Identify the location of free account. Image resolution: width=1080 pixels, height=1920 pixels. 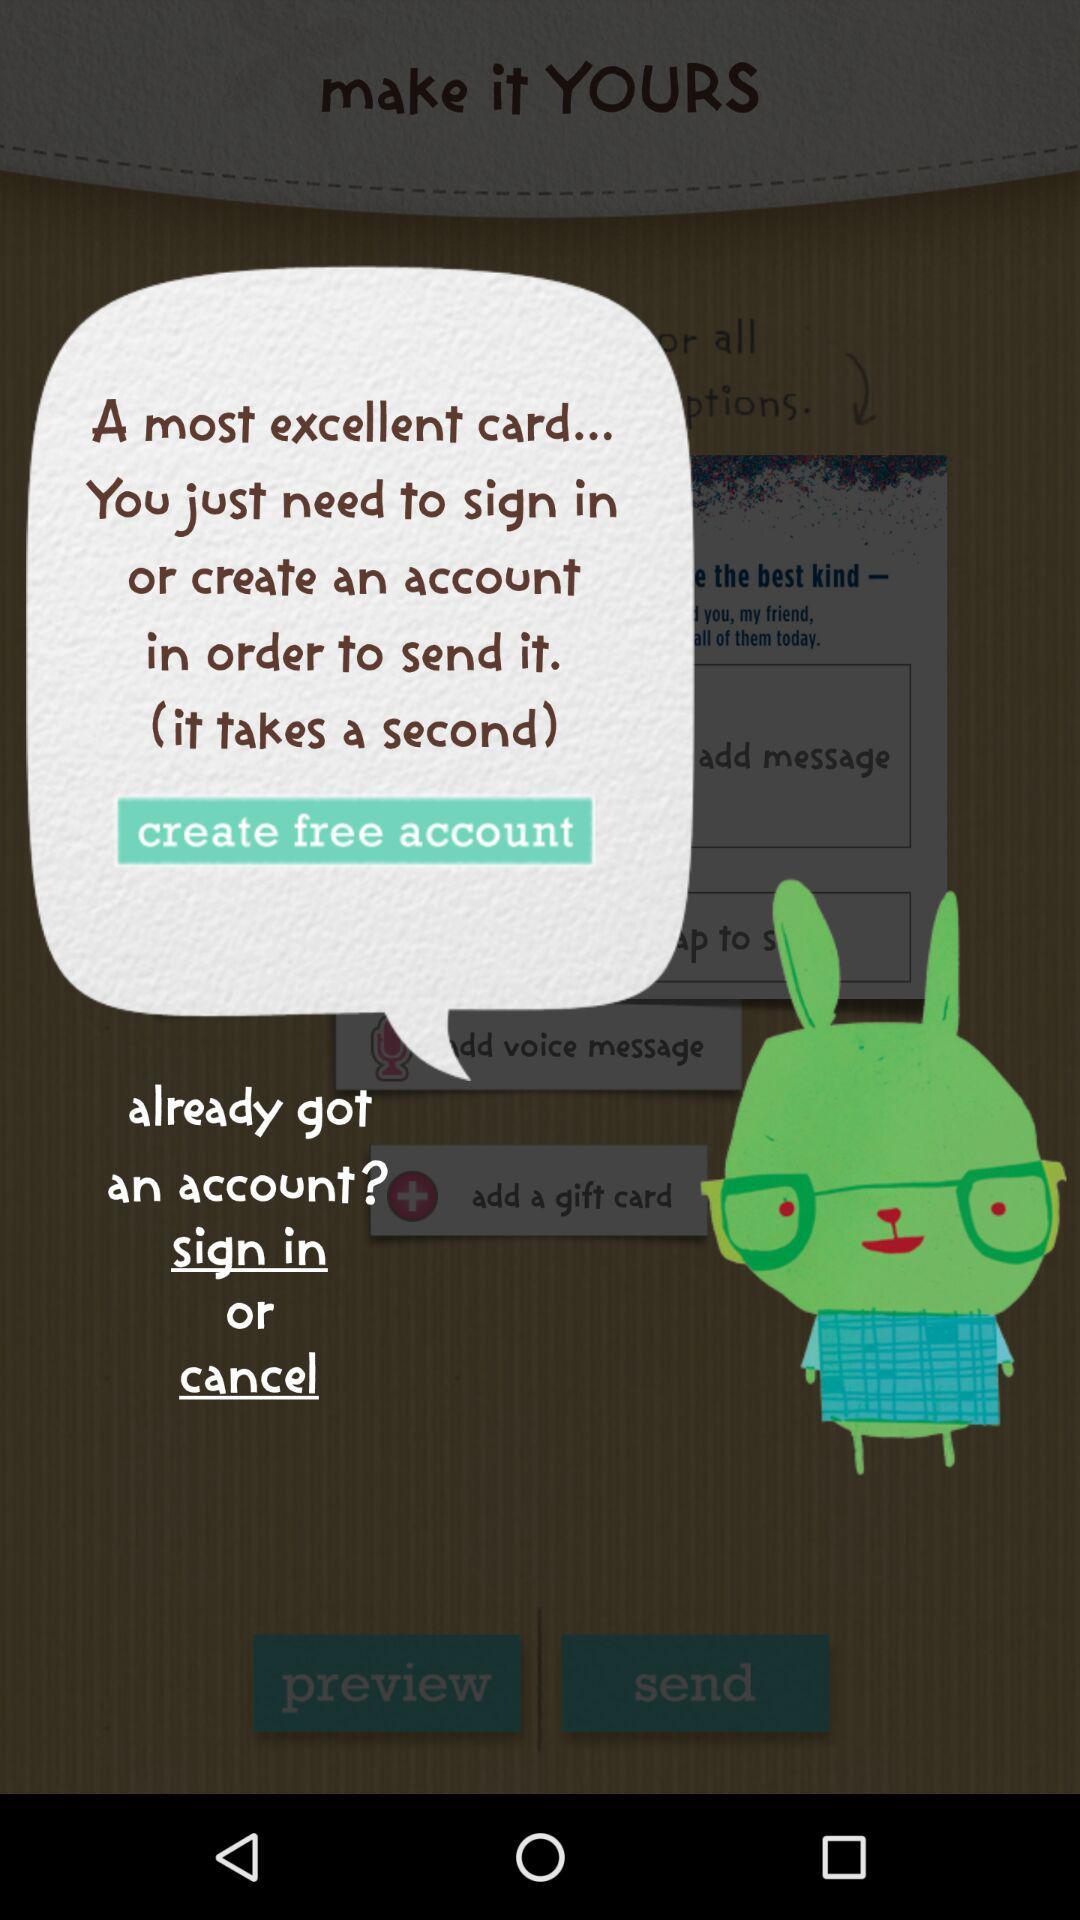
(353, 832).